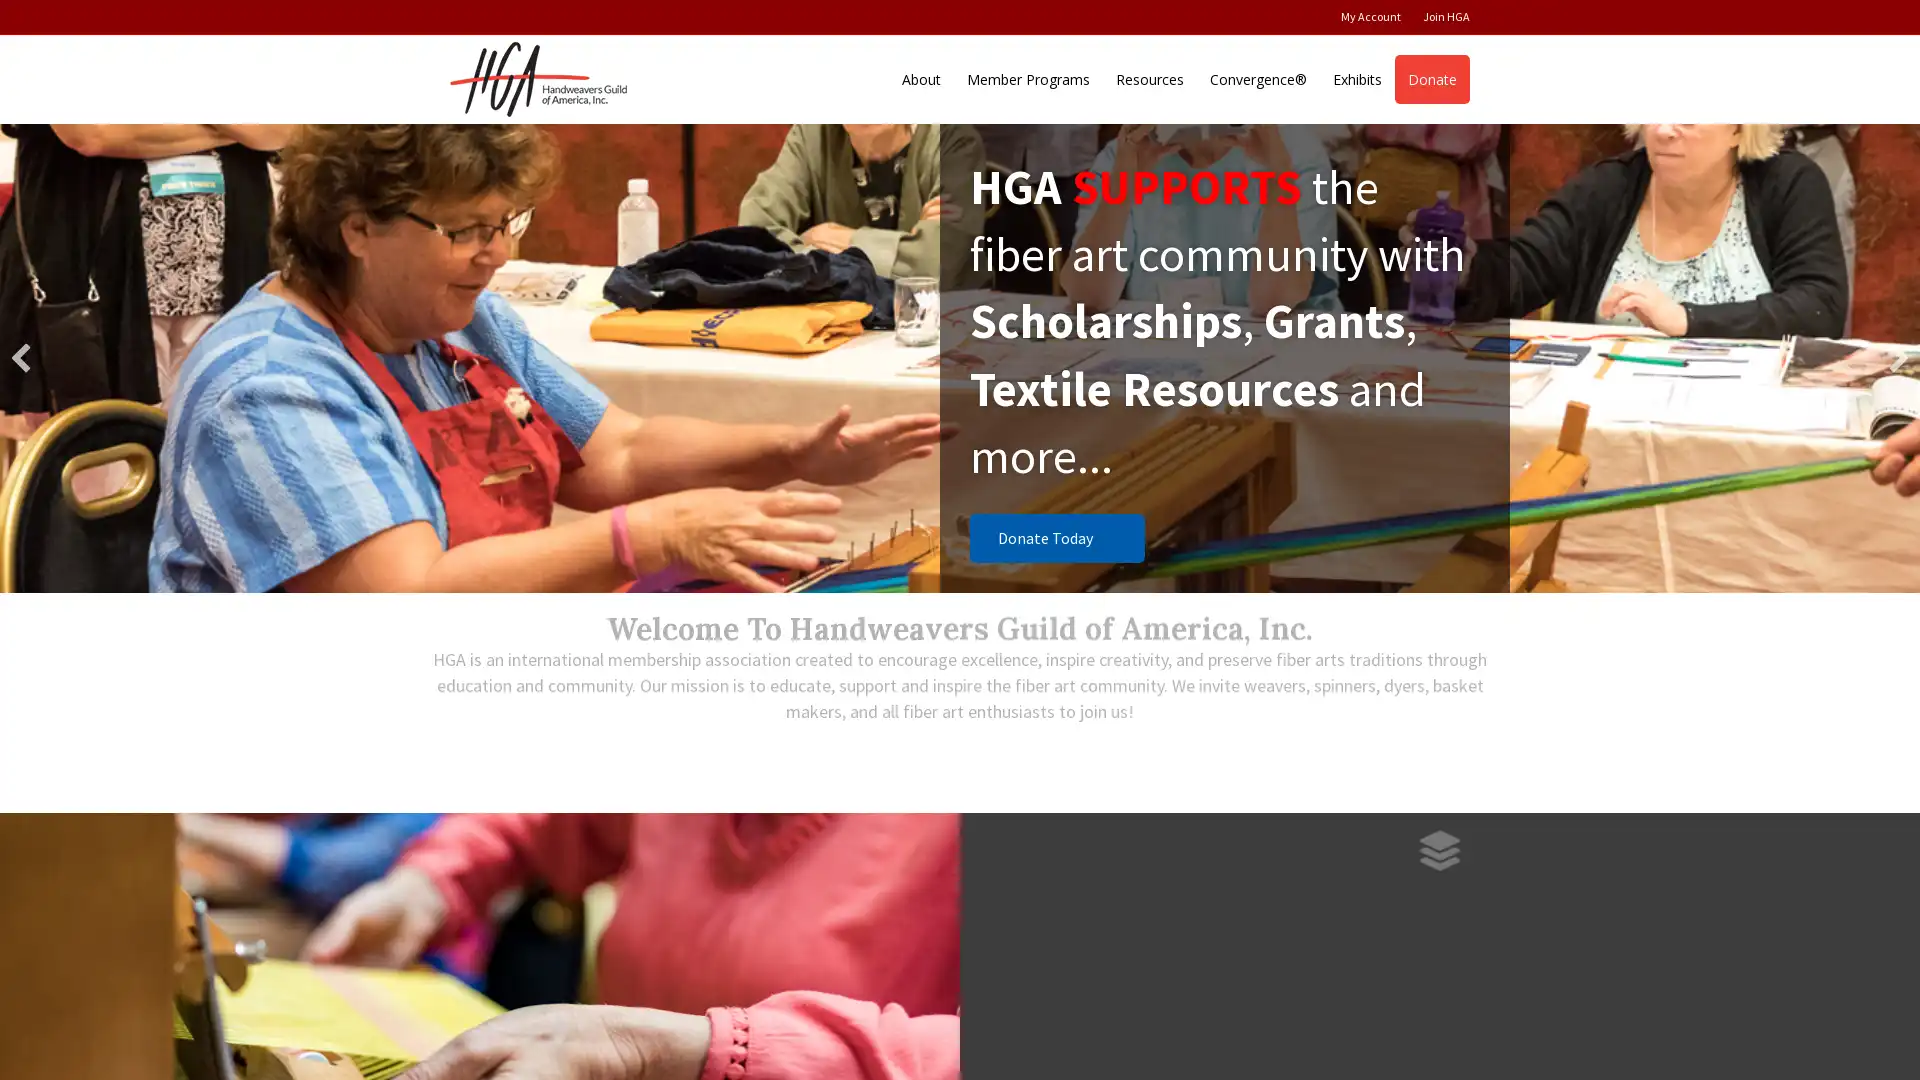 The image size is (1920, 1080). I want to click on next, so click(1898, 357).